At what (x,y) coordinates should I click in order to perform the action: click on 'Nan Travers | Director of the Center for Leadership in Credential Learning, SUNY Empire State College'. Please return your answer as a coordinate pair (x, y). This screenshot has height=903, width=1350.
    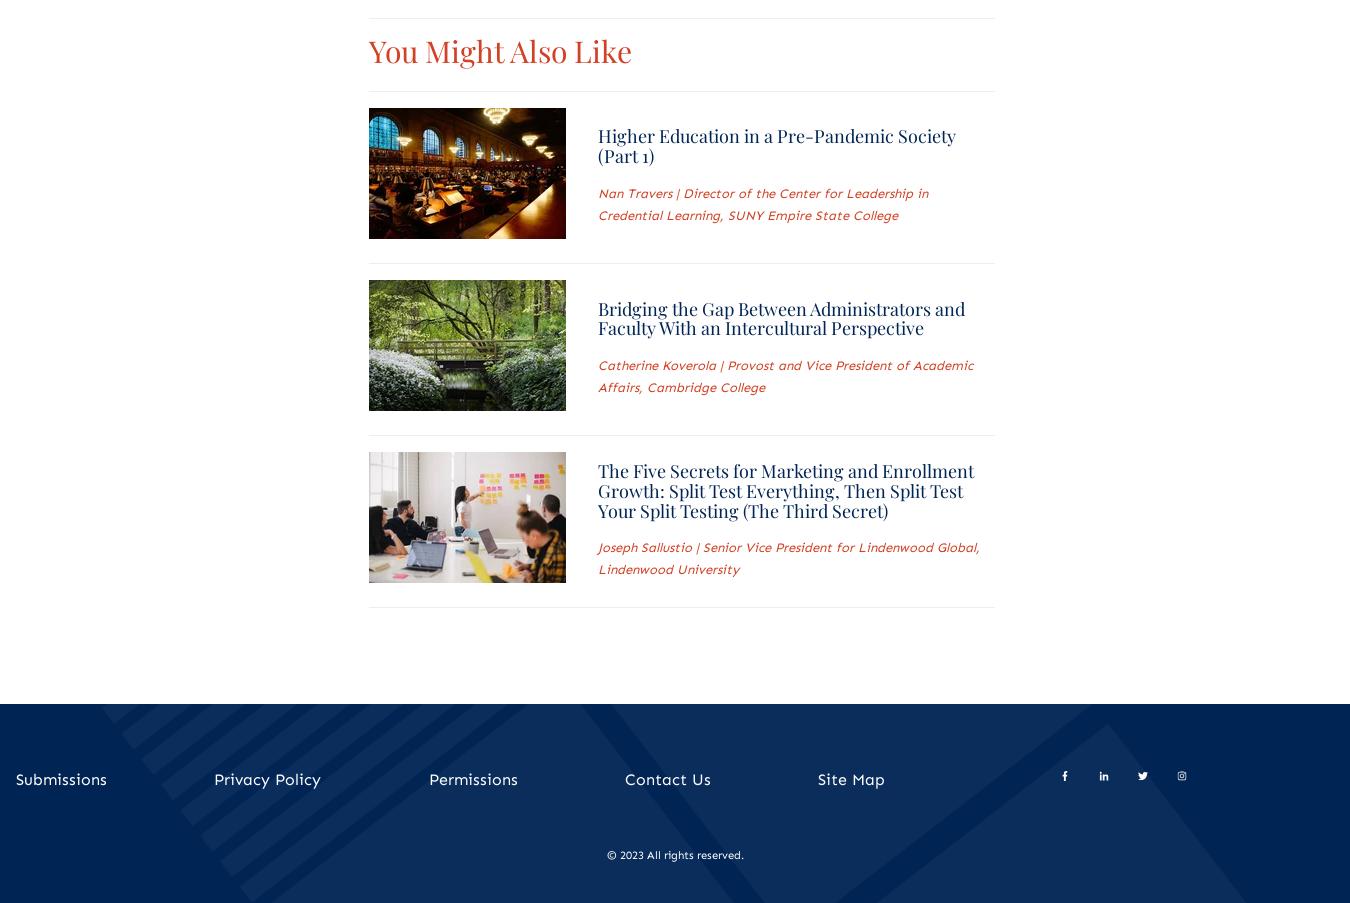
    Looking at the image, I should click on (760, 204).